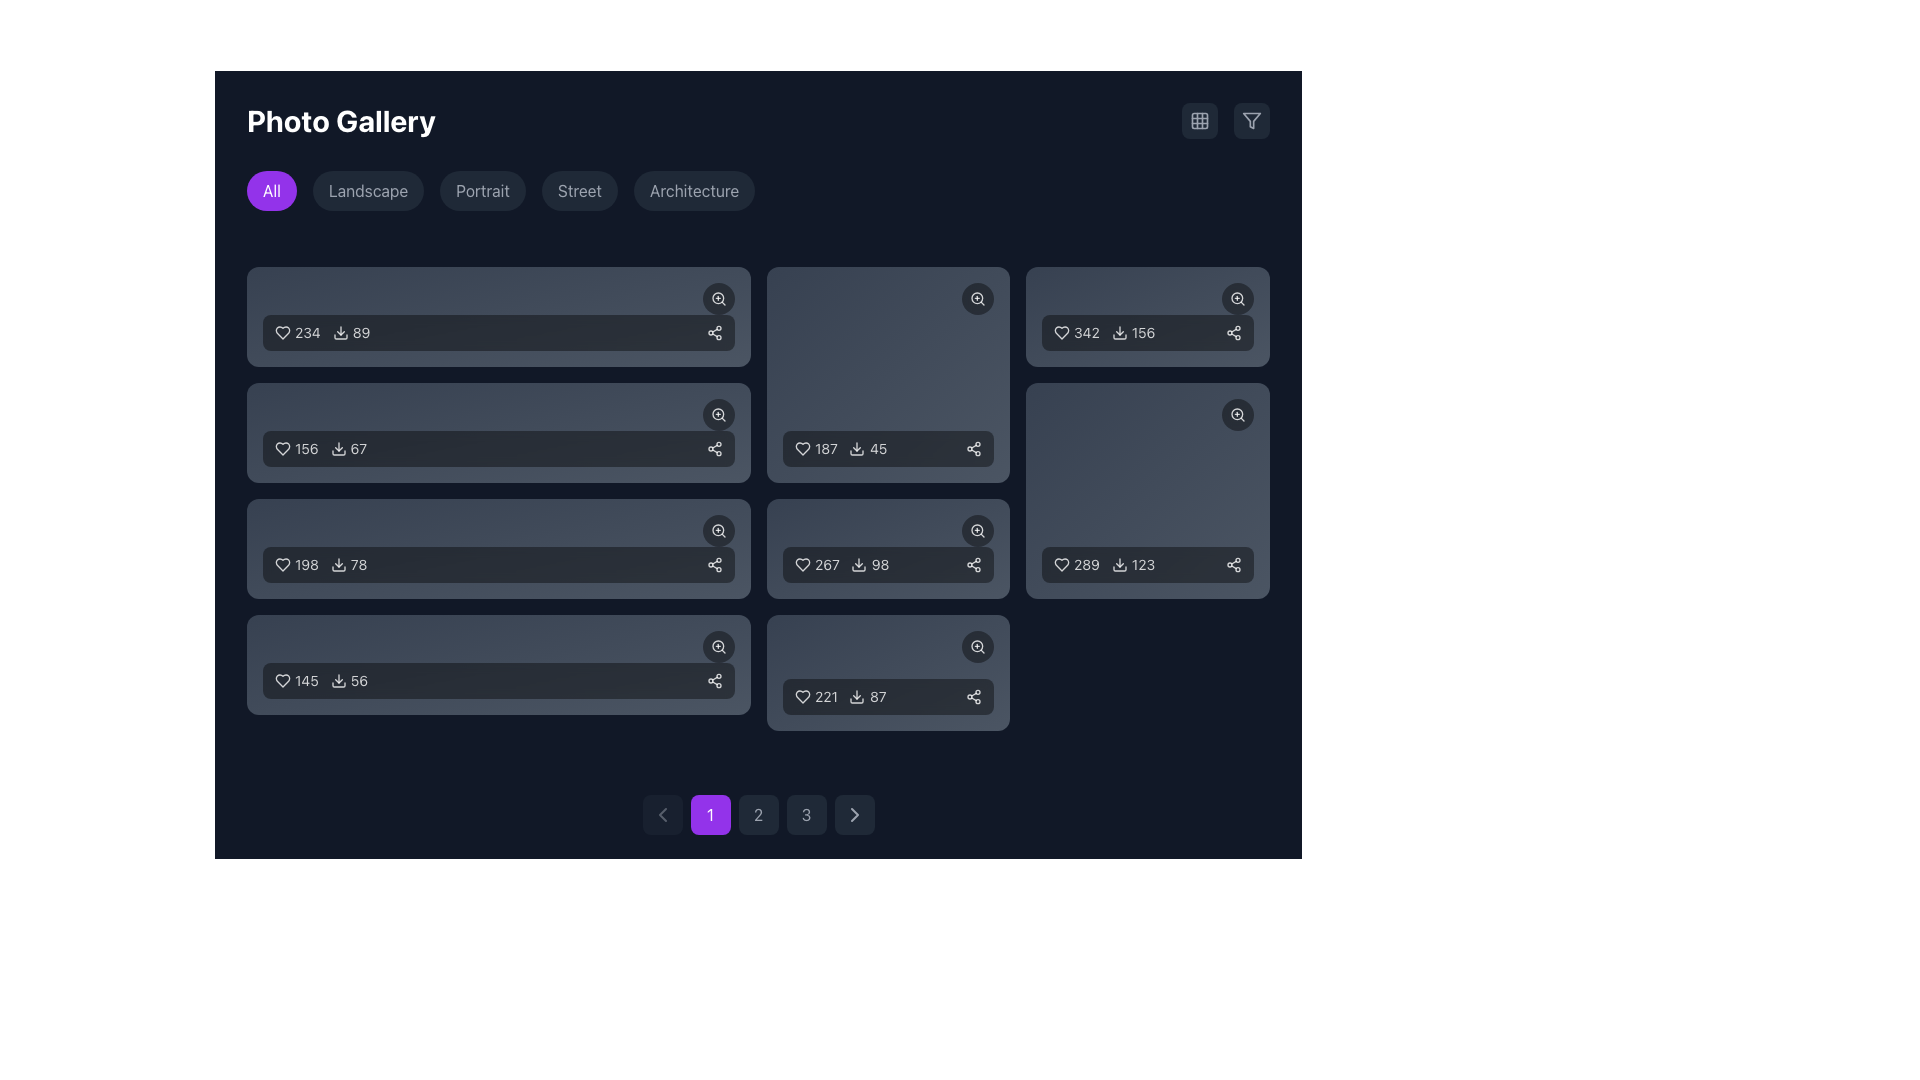 The image size is (1920, 1080). What do you see at coordinates (338, 680) in the screenshot?
I see `the download icon, which resembles a downward arrow, located to the left of the download count '56' in the content card showing a heart count of '145'` at bounding box center [338, 680].